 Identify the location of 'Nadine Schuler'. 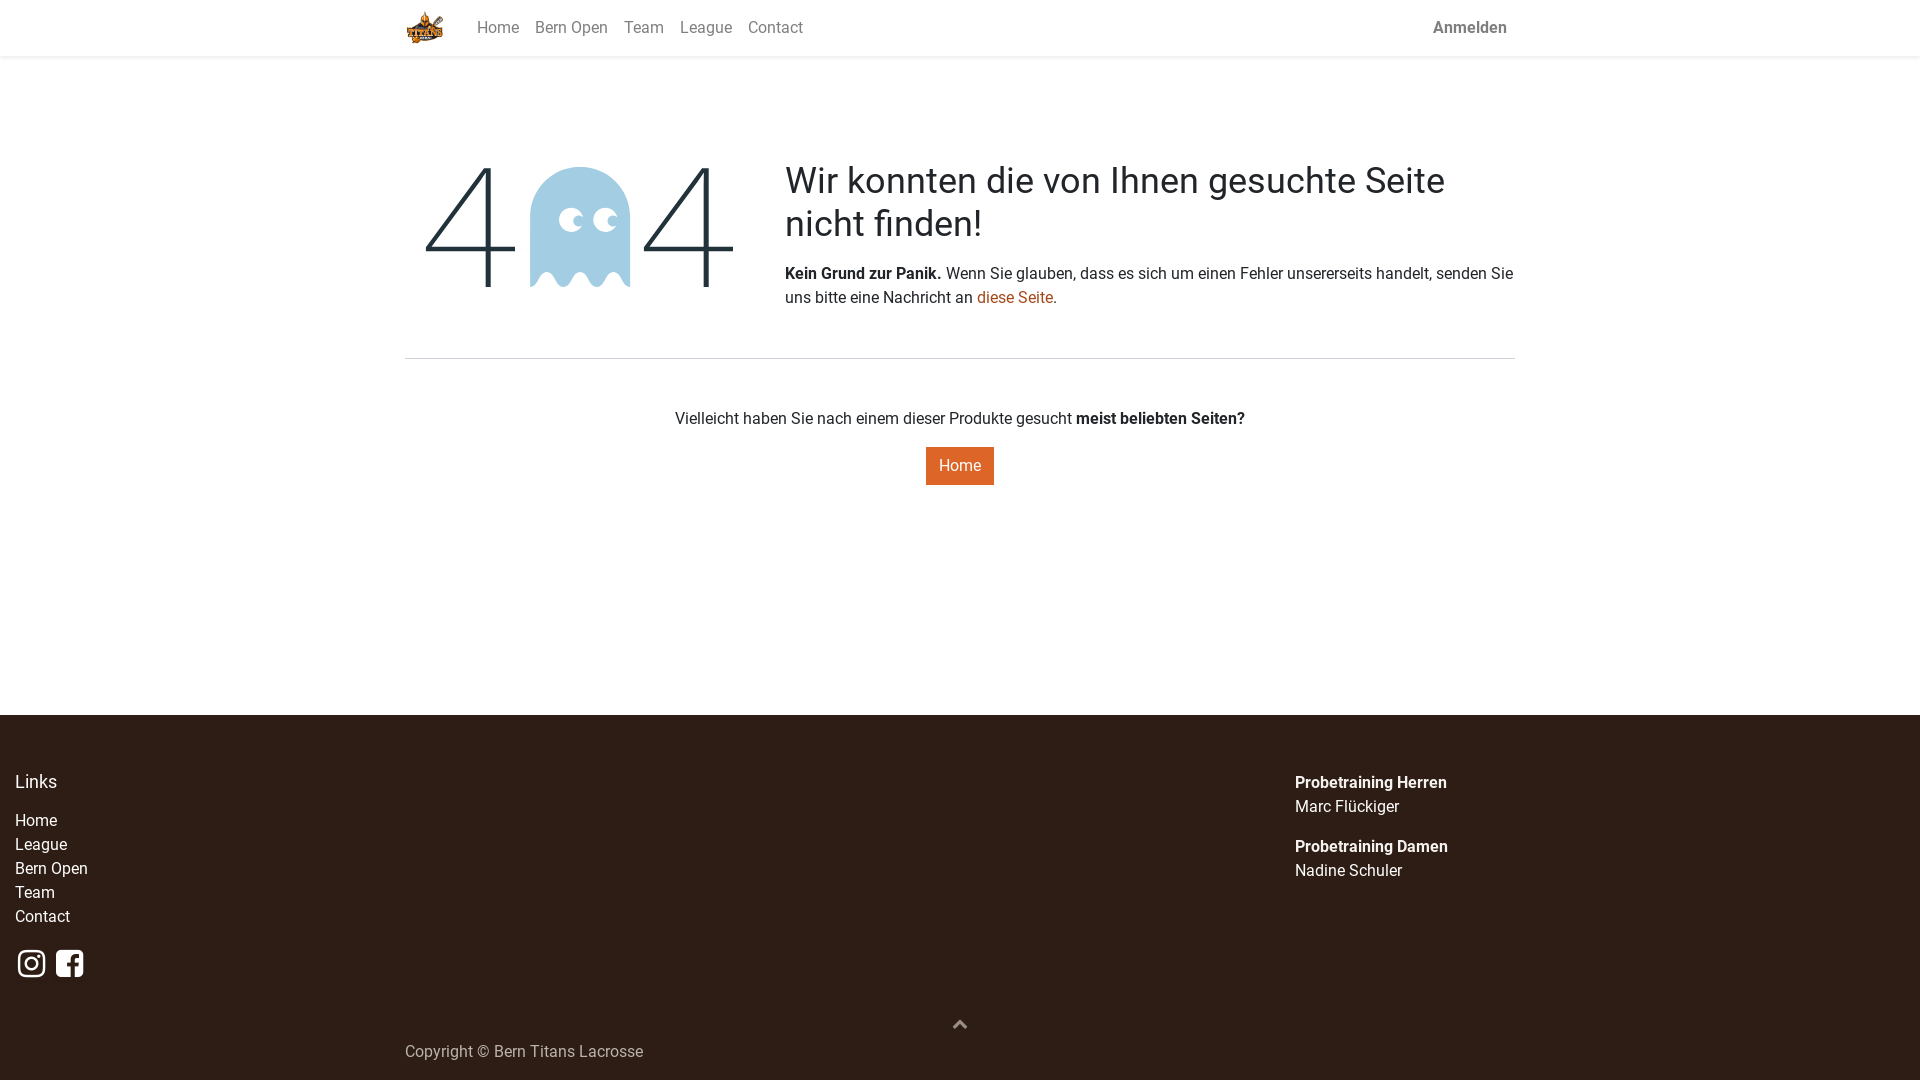
(1295, 869).